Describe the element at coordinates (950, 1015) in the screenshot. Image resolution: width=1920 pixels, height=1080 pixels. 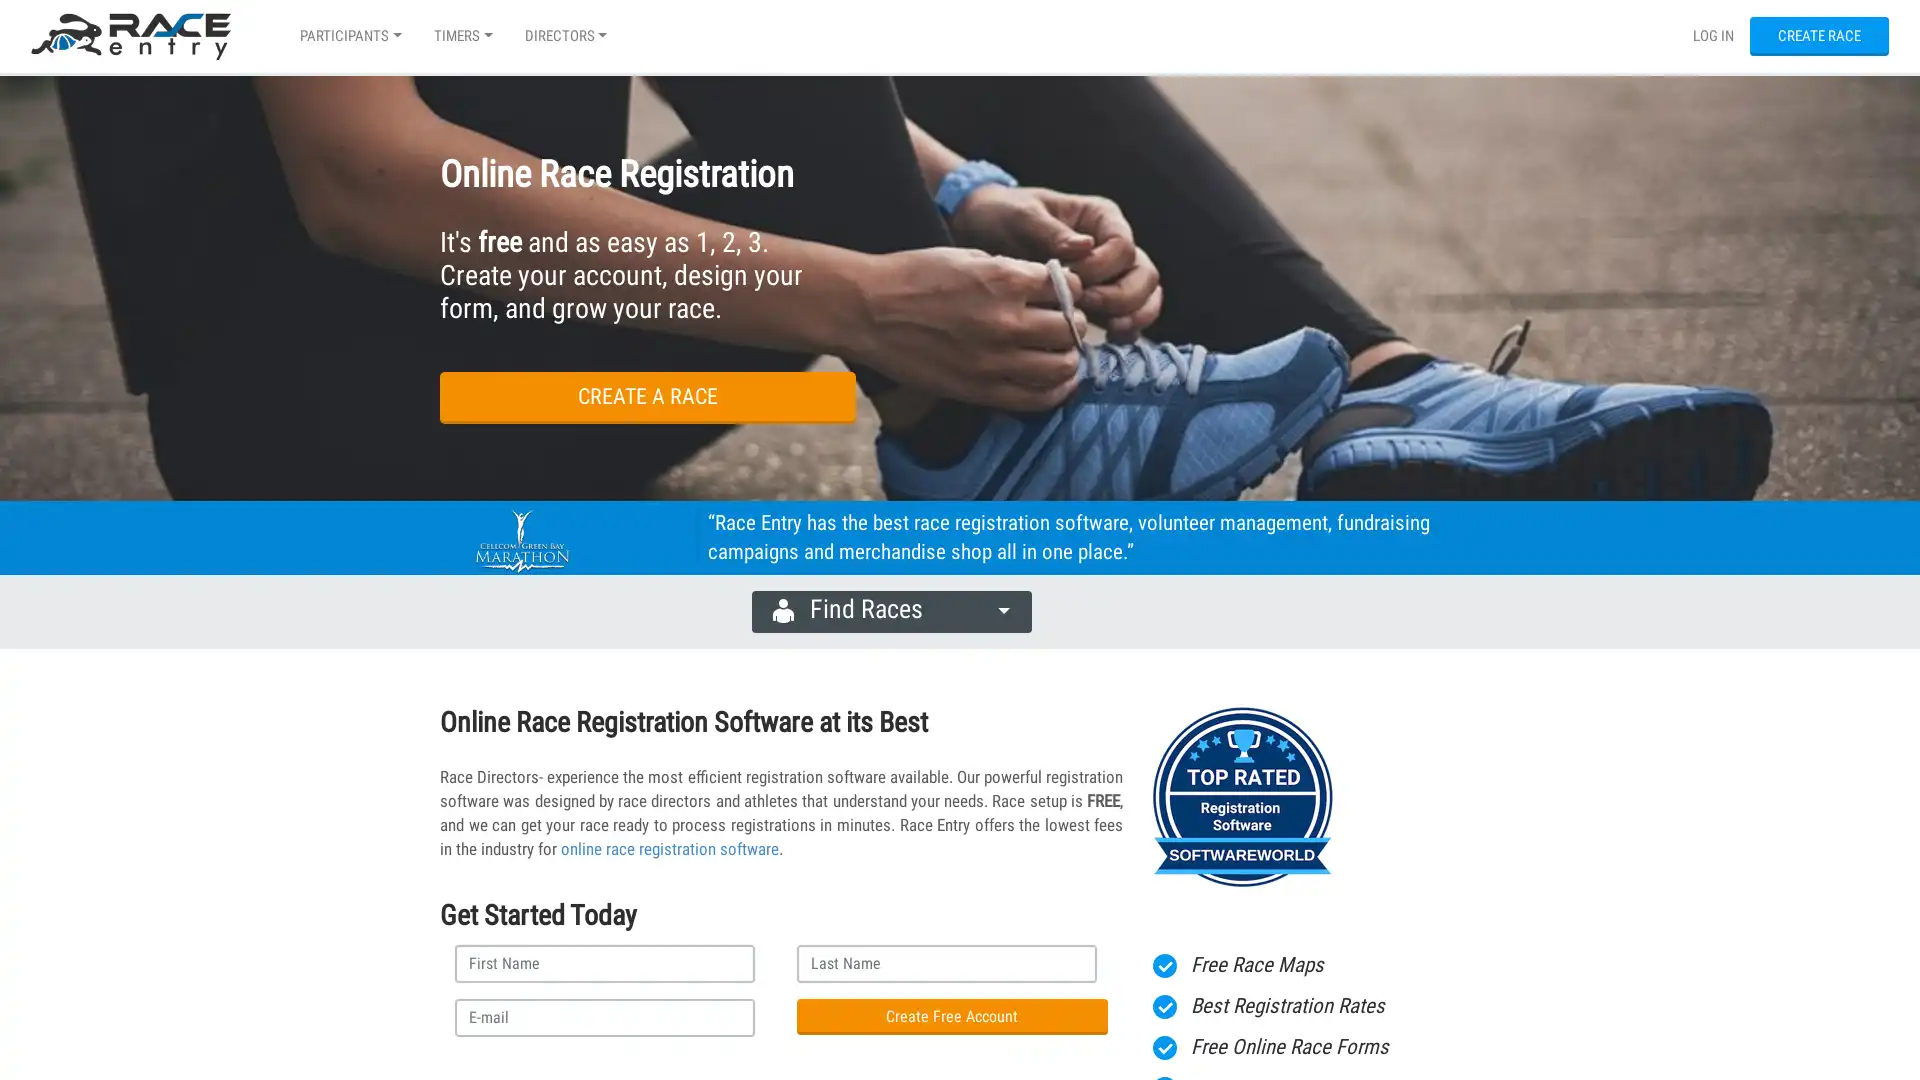
I see `Create Free Account` at that location.